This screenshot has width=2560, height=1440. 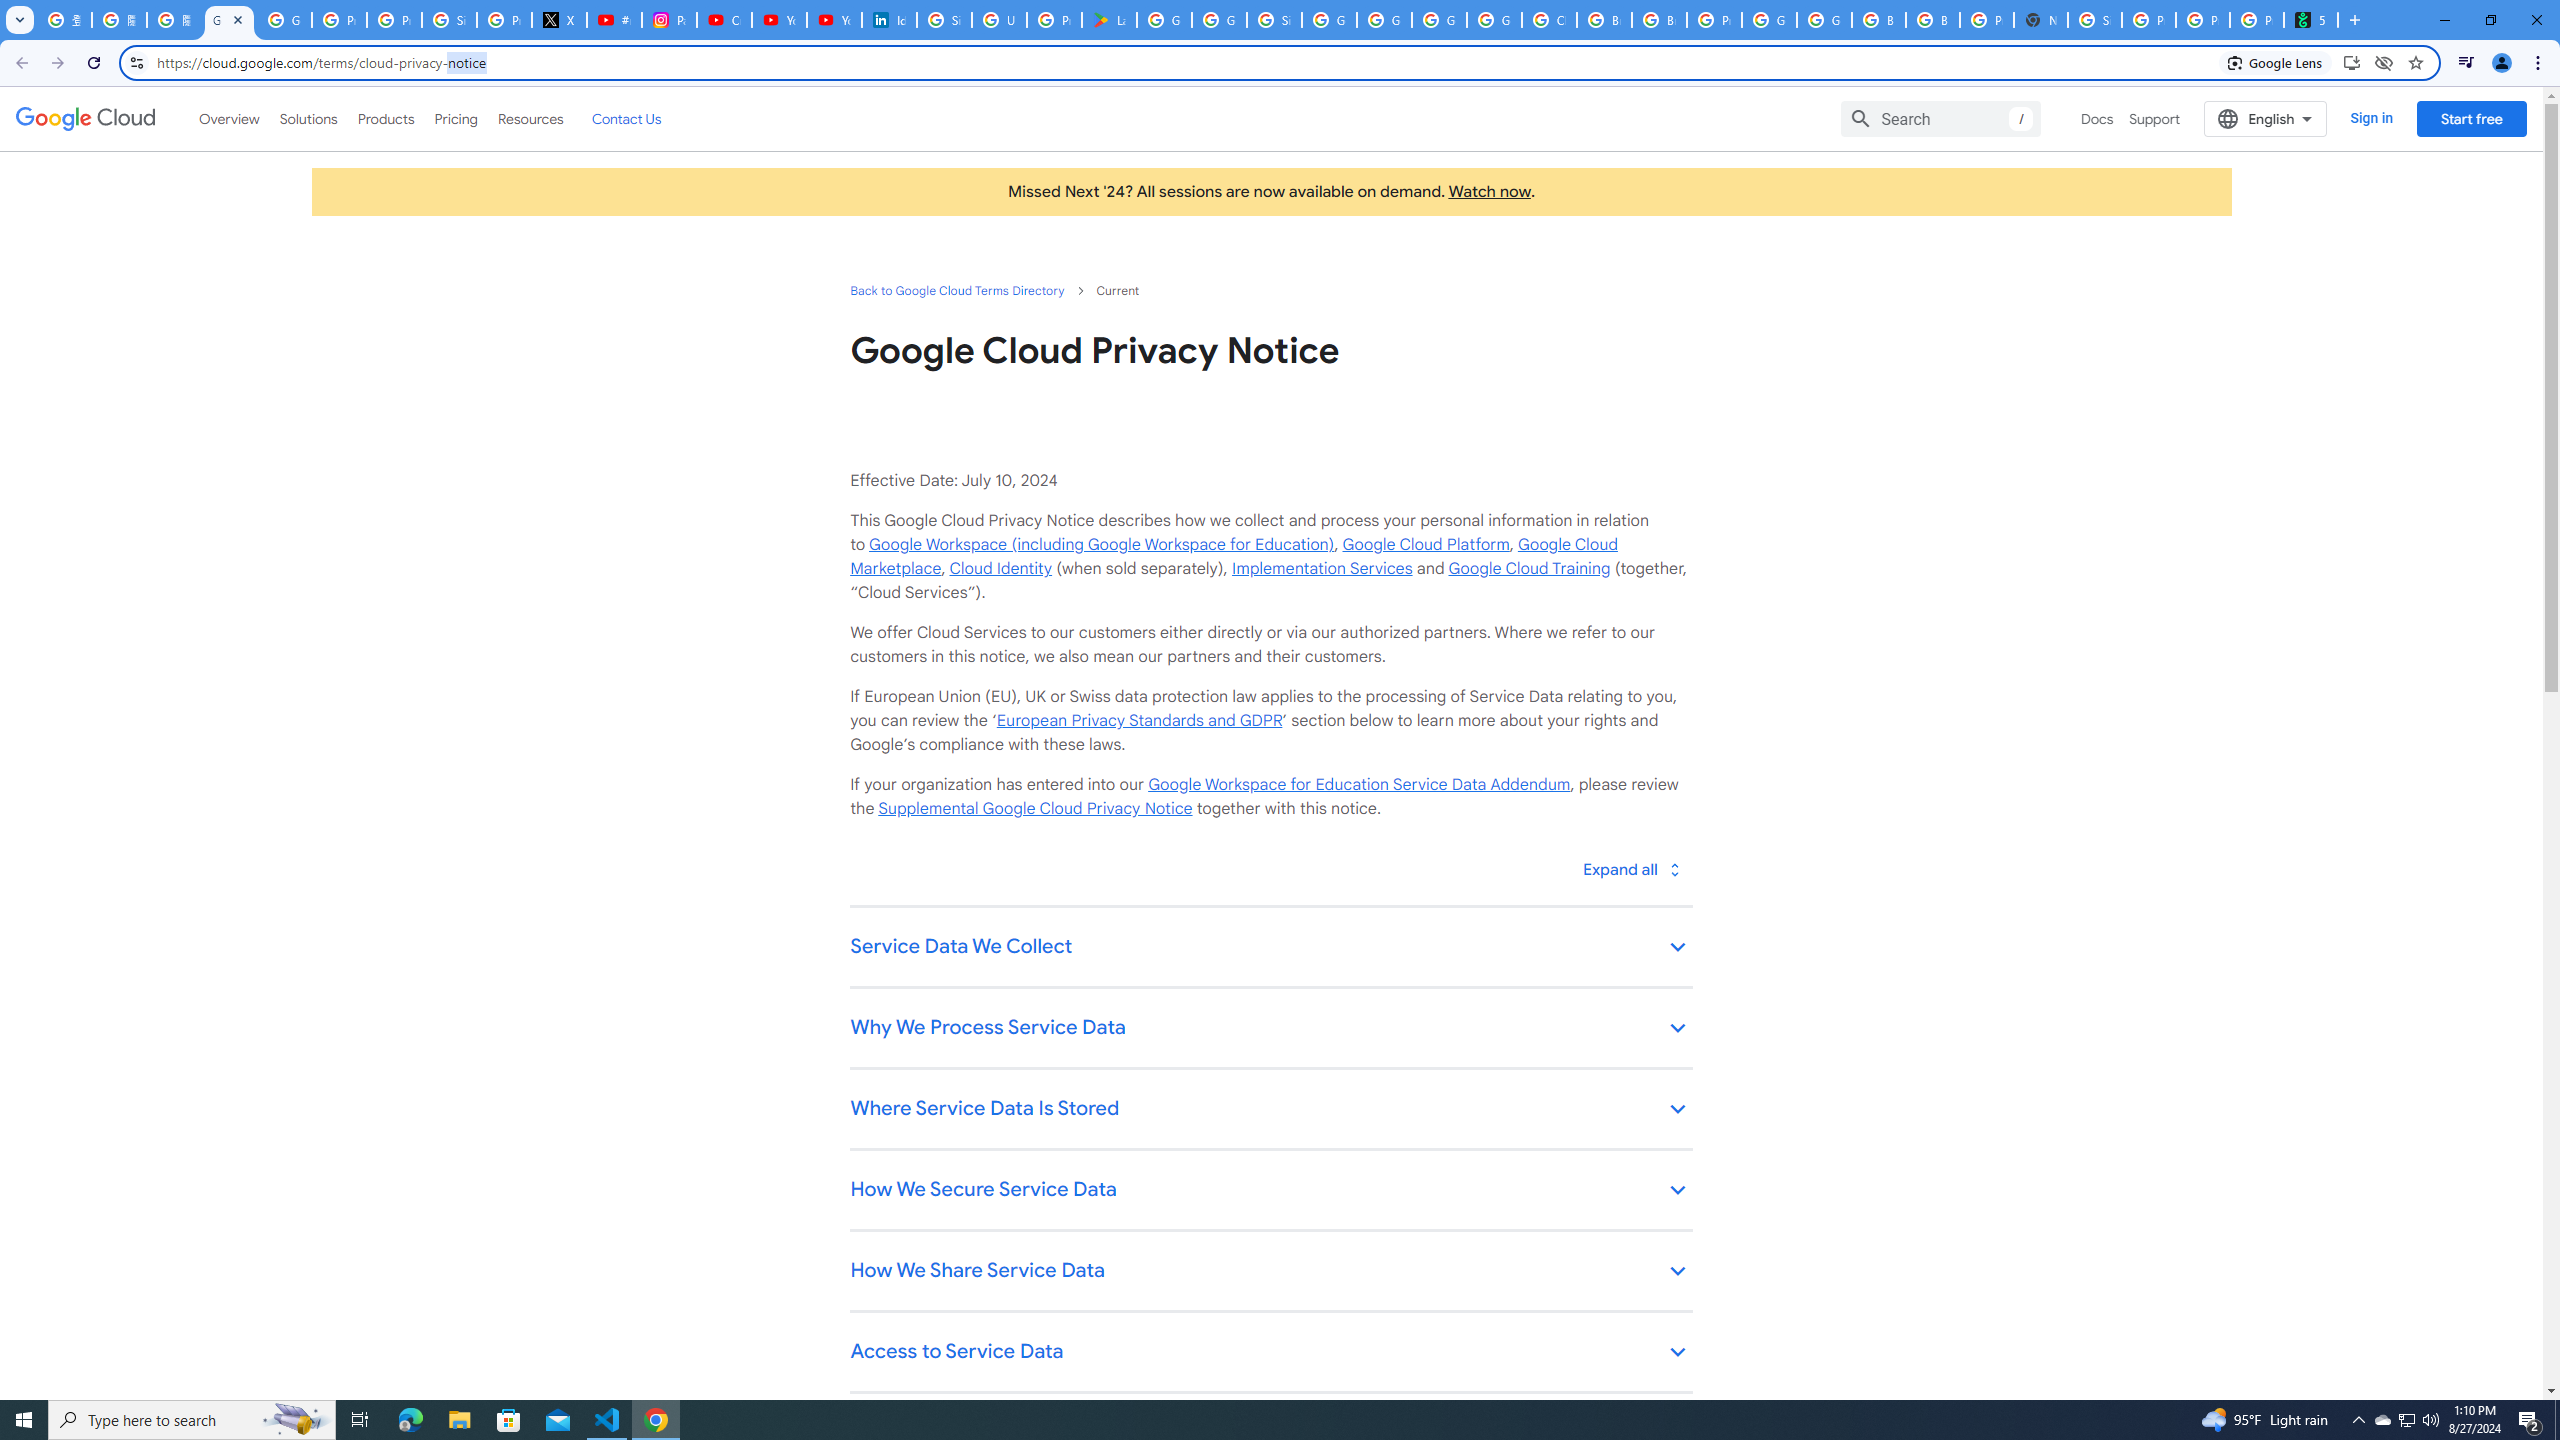 I want to click on 'Cloud Identity', so click(x=999, y=567).